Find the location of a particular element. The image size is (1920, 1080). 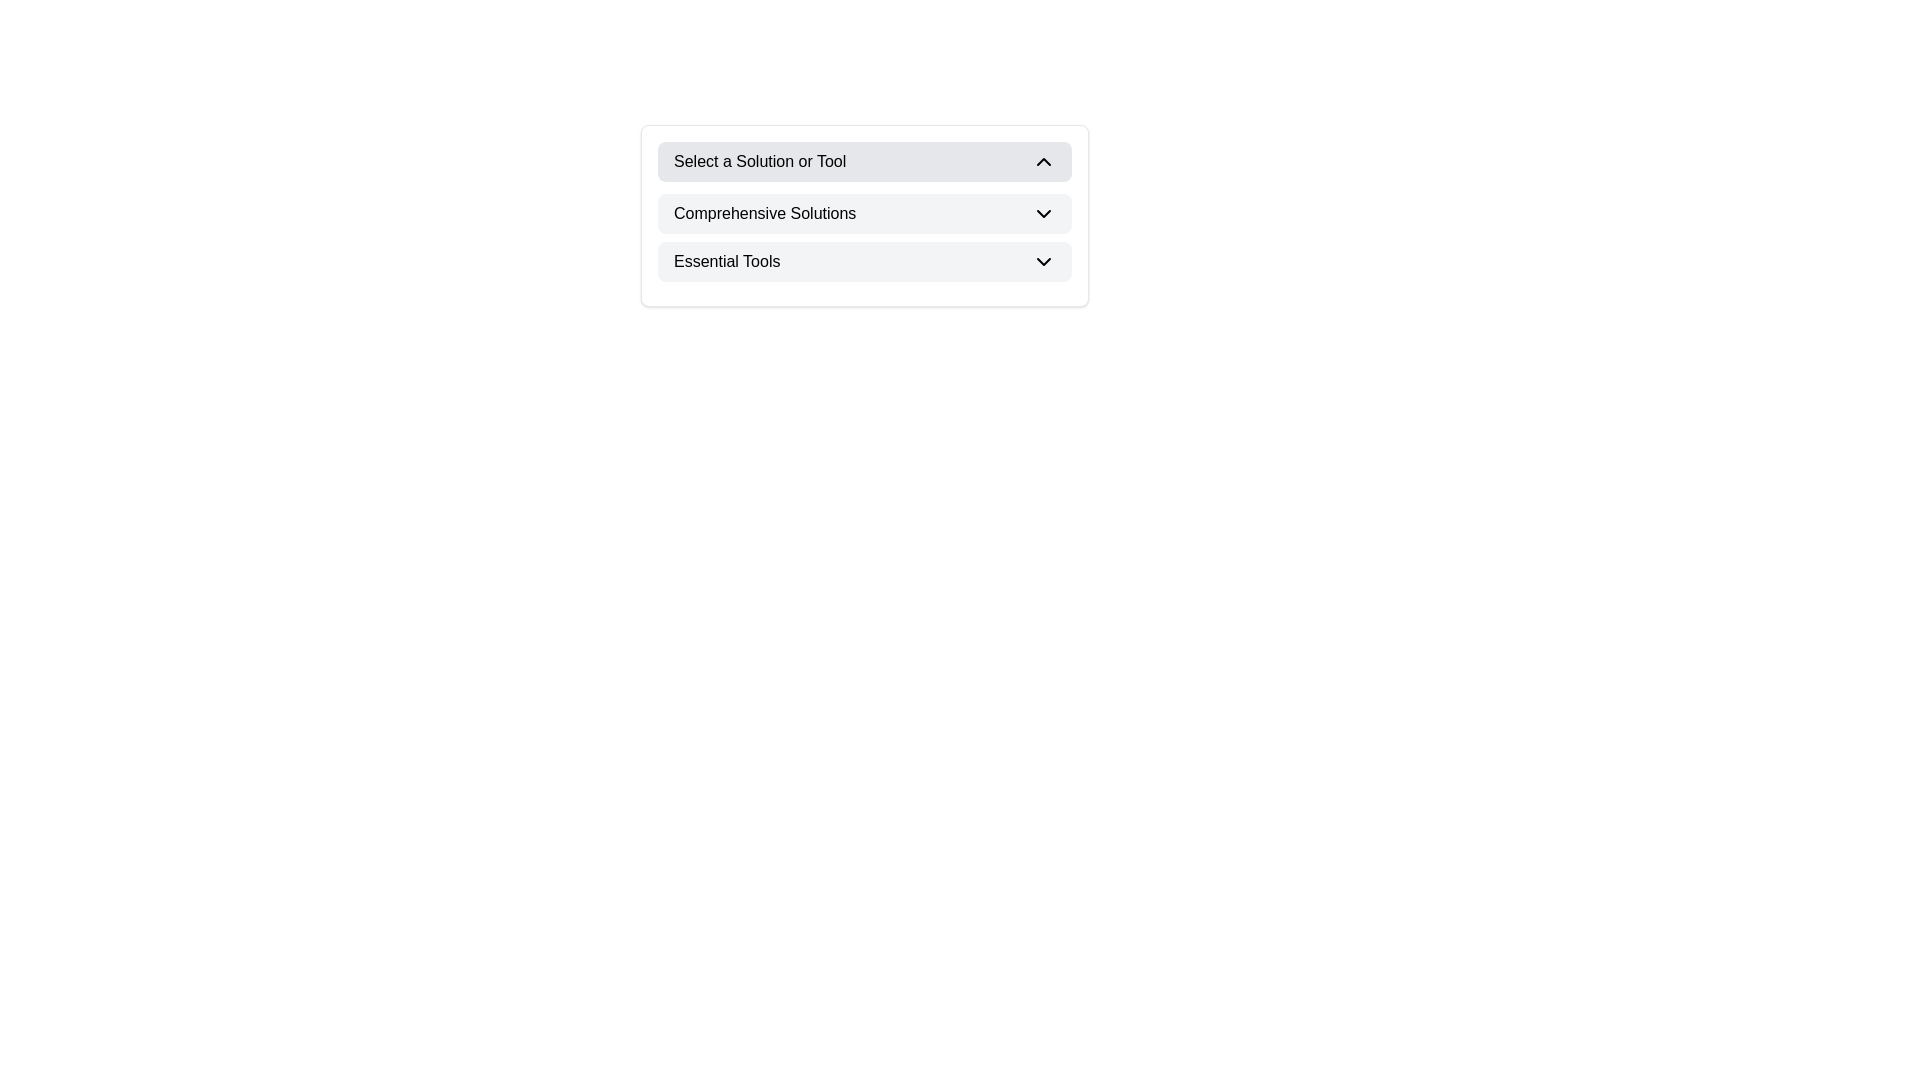

the dropdown menu button located at the center of the interface, above the 'Comprehensive Solutions' and 'Essential Tools' buttons, to navigate is located at coordinates (864, 161).